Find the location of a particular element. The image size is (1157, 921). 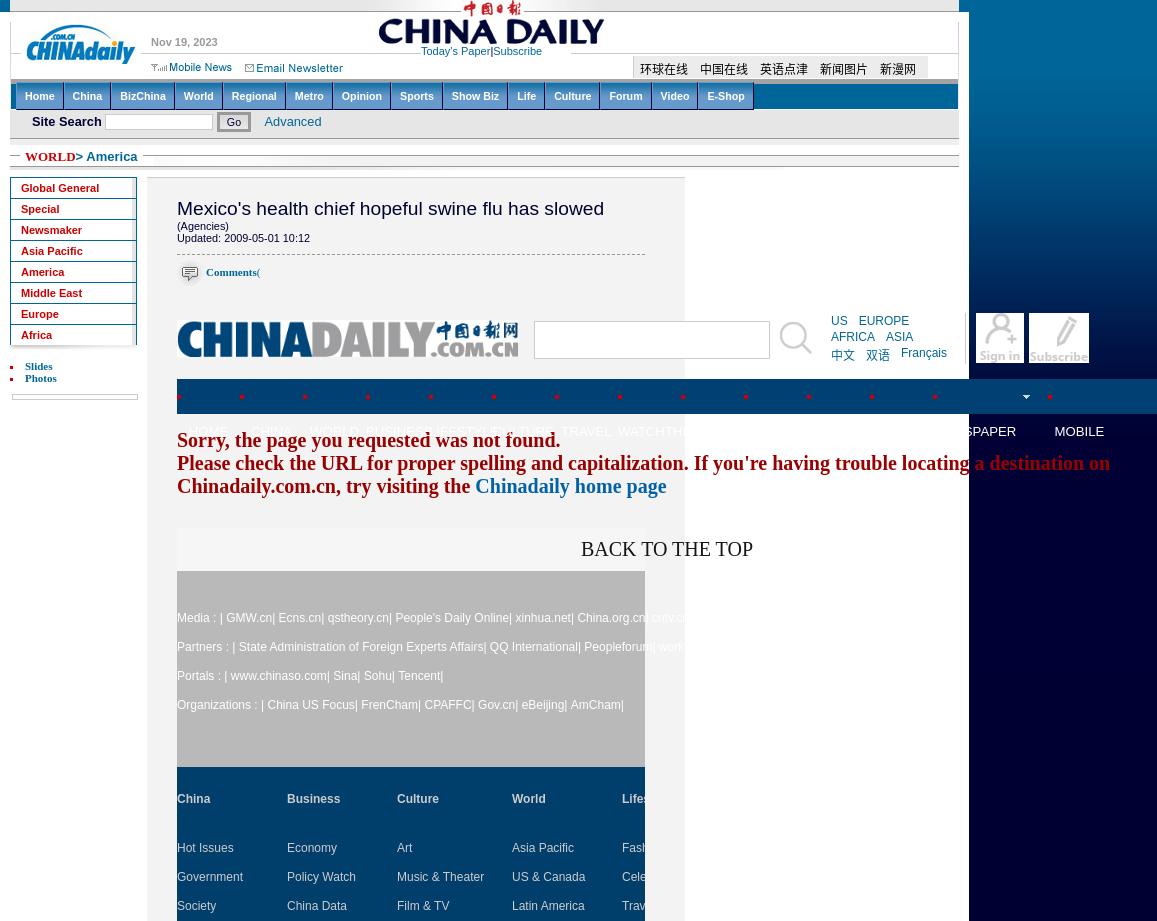

'Youth.cn|' is located at coordinates (810, 617).